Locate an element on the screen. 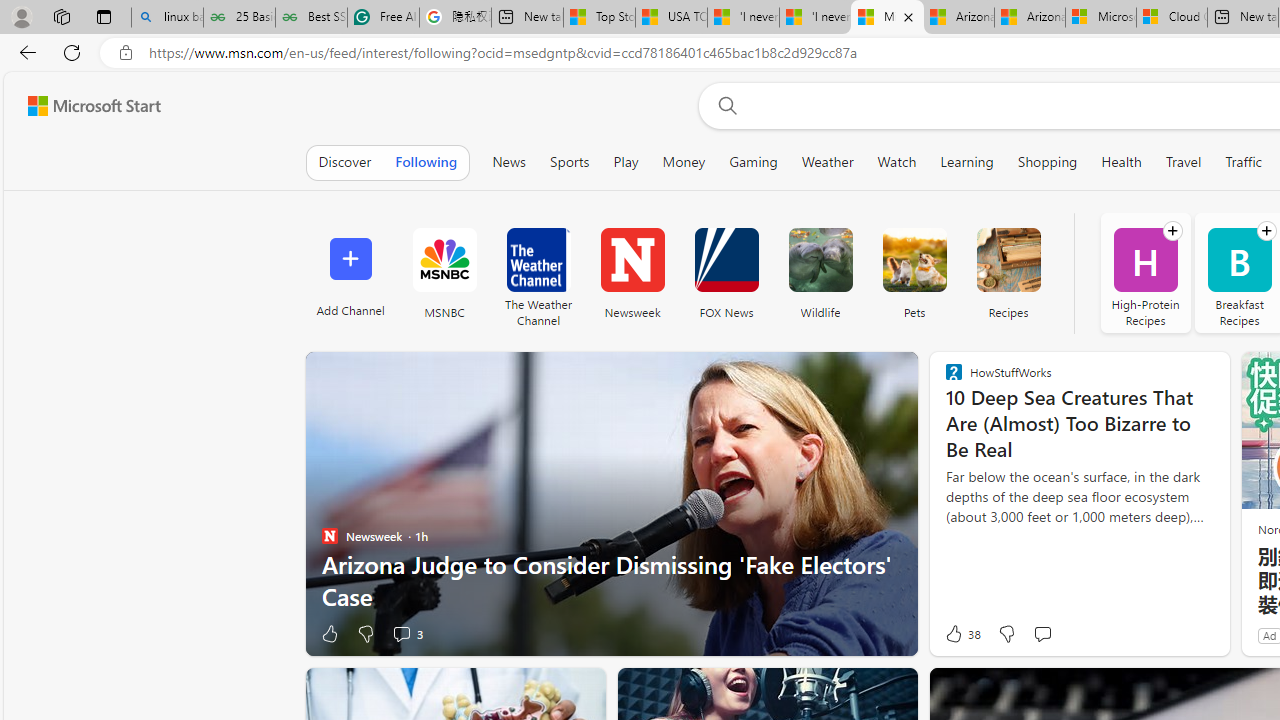 Image resolution: width=1280 pixels, height=720 pixels. 'Wildlife' is located at coordinates (820, 259).